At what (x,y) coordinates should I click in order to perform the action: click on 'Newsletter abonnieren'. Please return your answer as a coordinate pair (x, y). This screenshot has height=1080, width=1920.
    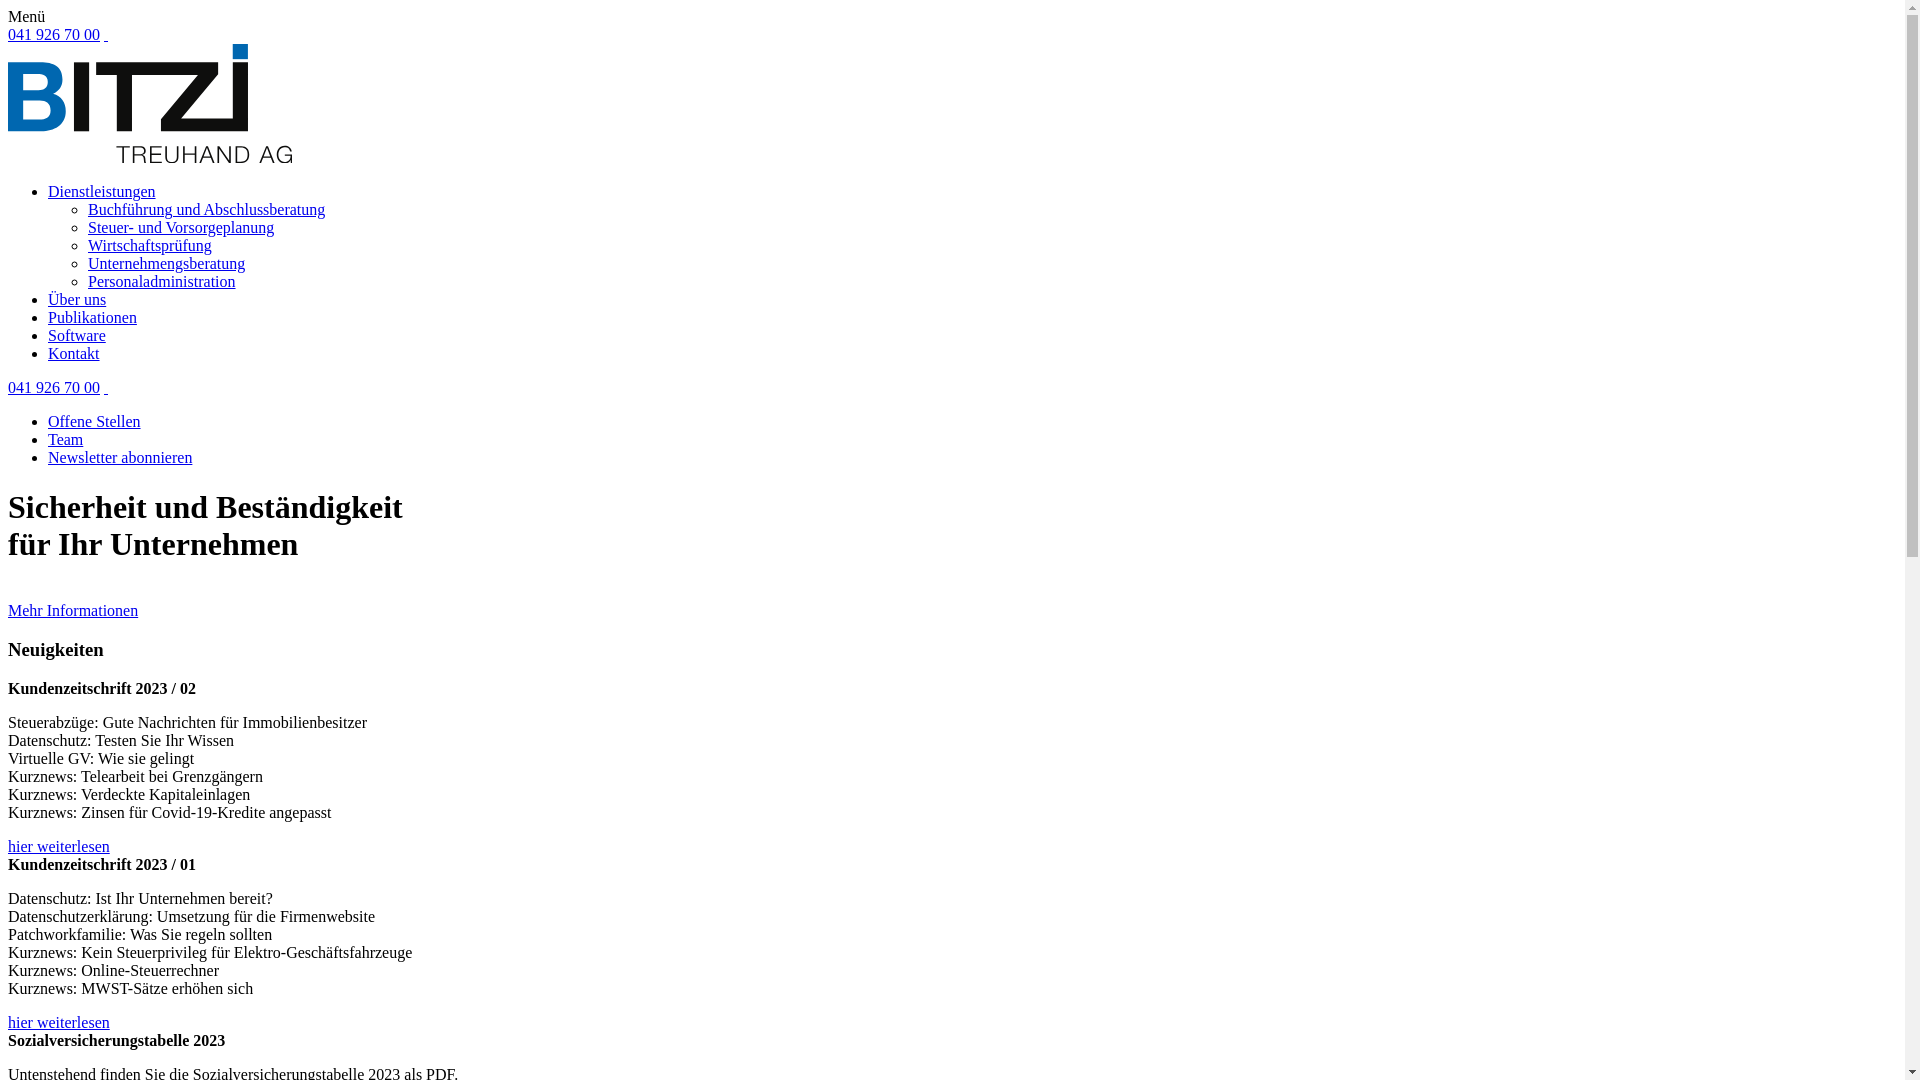
    Looking at the image, I should click on (48, 457).